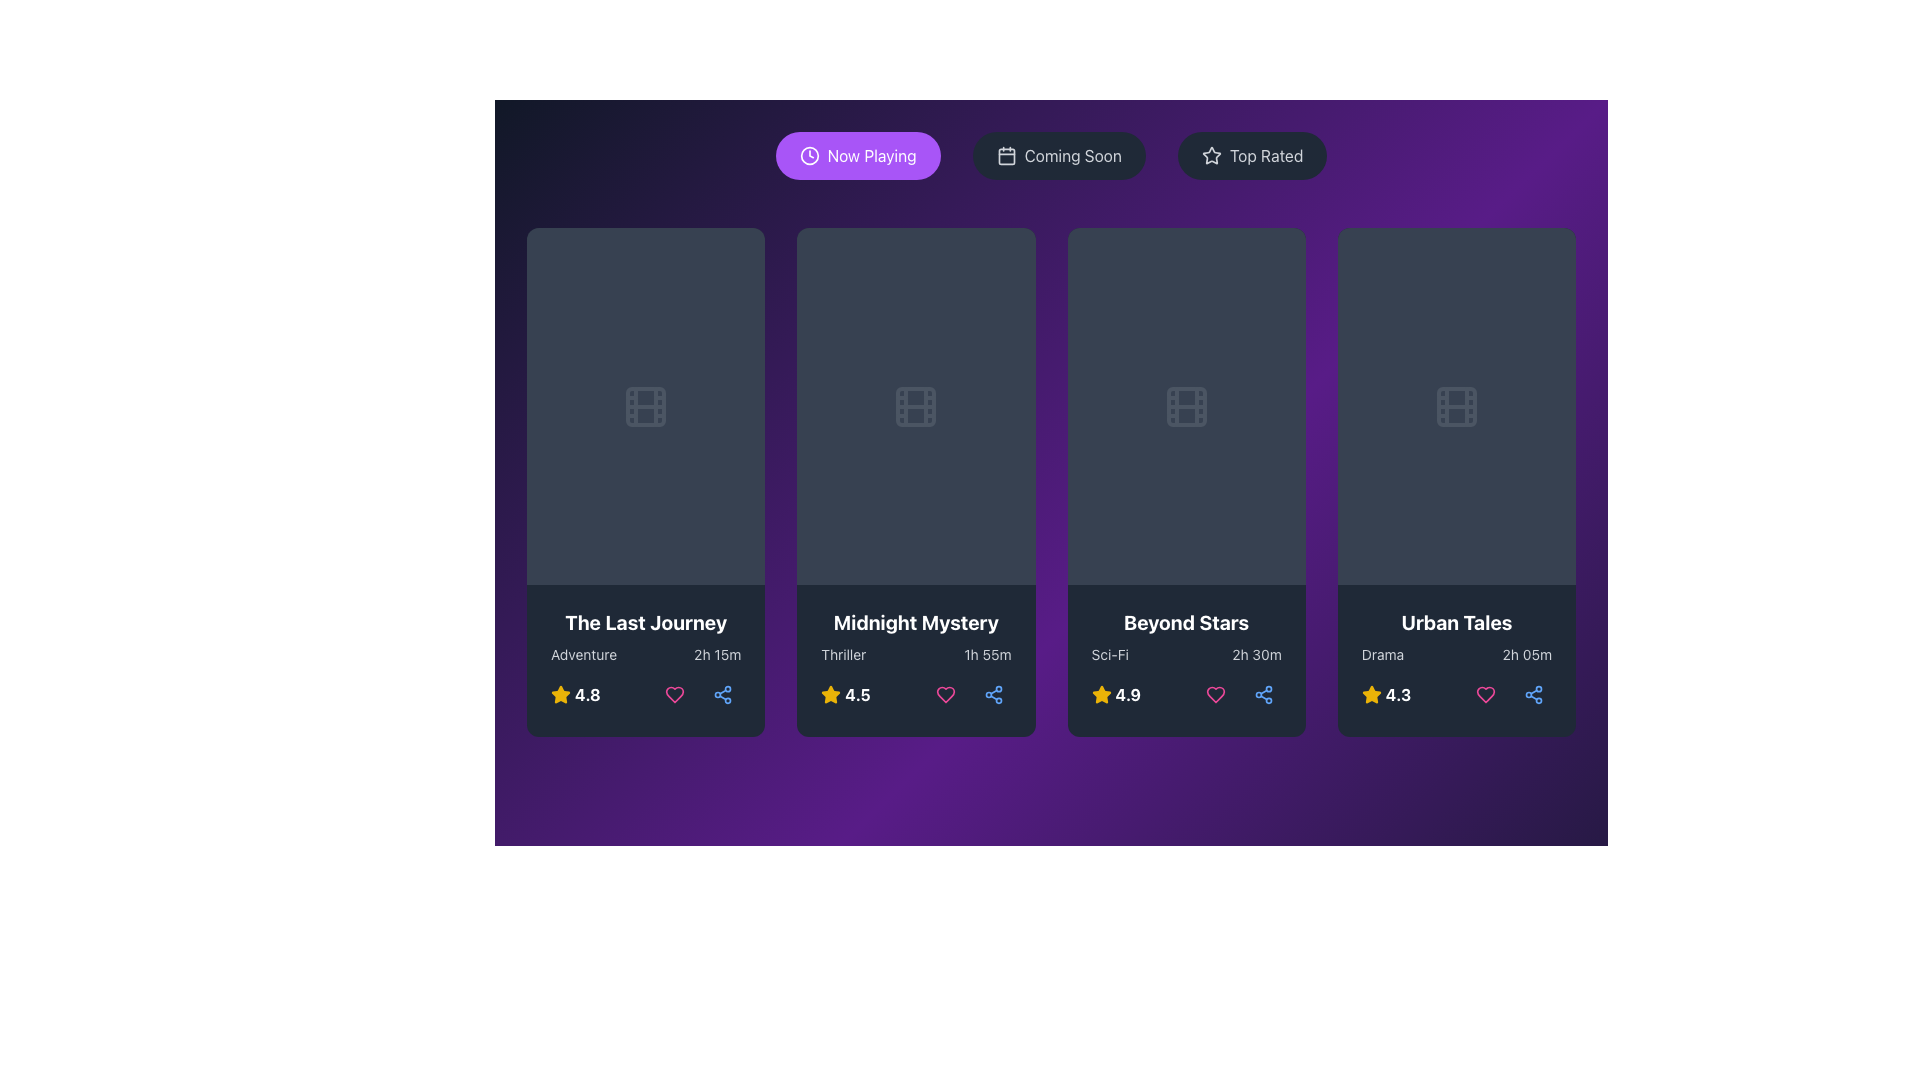  Describe the element at coordinates (1214, 694) in the screenshot. I see `the heart-shaped pink icon button located at the bottom middle of the 'Beyond Stars' movie card to mark it as favorite` at that location.